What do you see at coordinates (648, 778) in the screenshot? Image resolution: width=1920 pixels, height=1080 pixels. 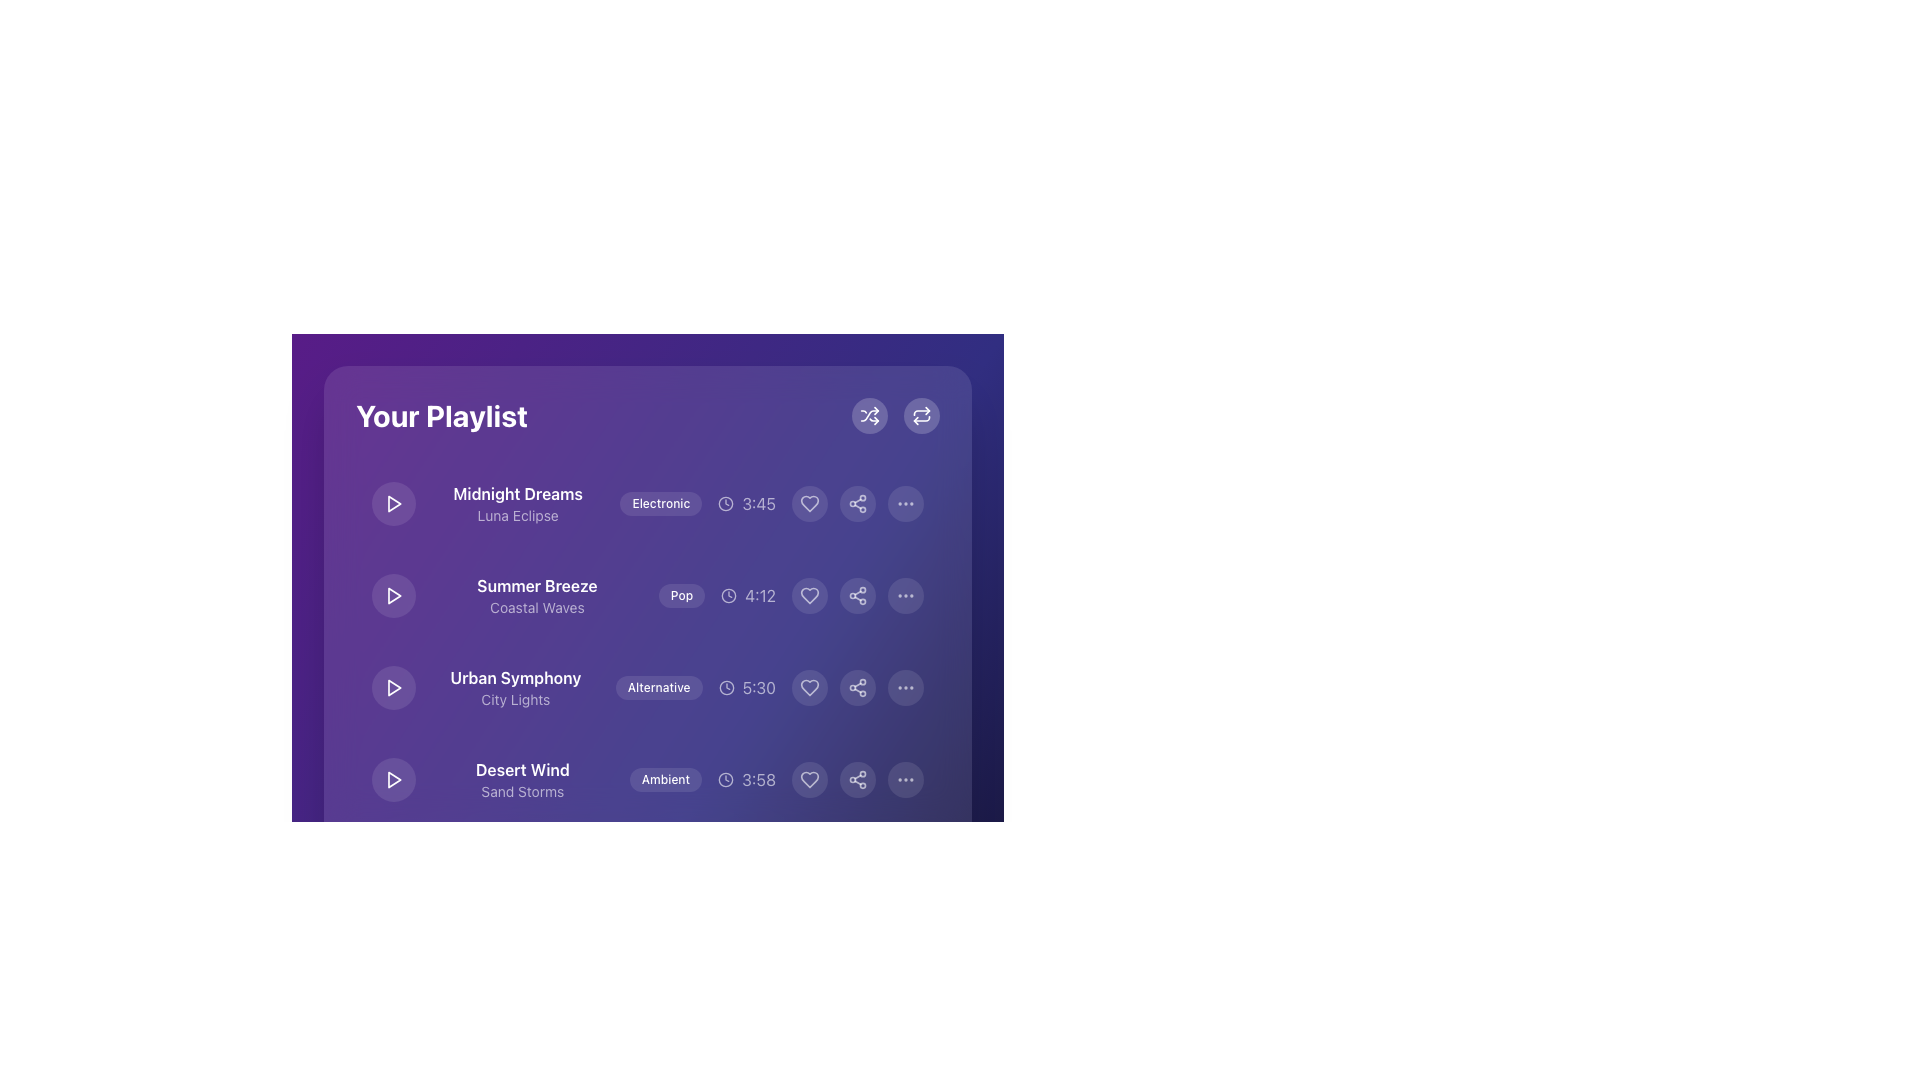 I see `the playlist item titled 'Desert Wind' with subtitle 'Sand Storms'` at bounding box center [648, 778].